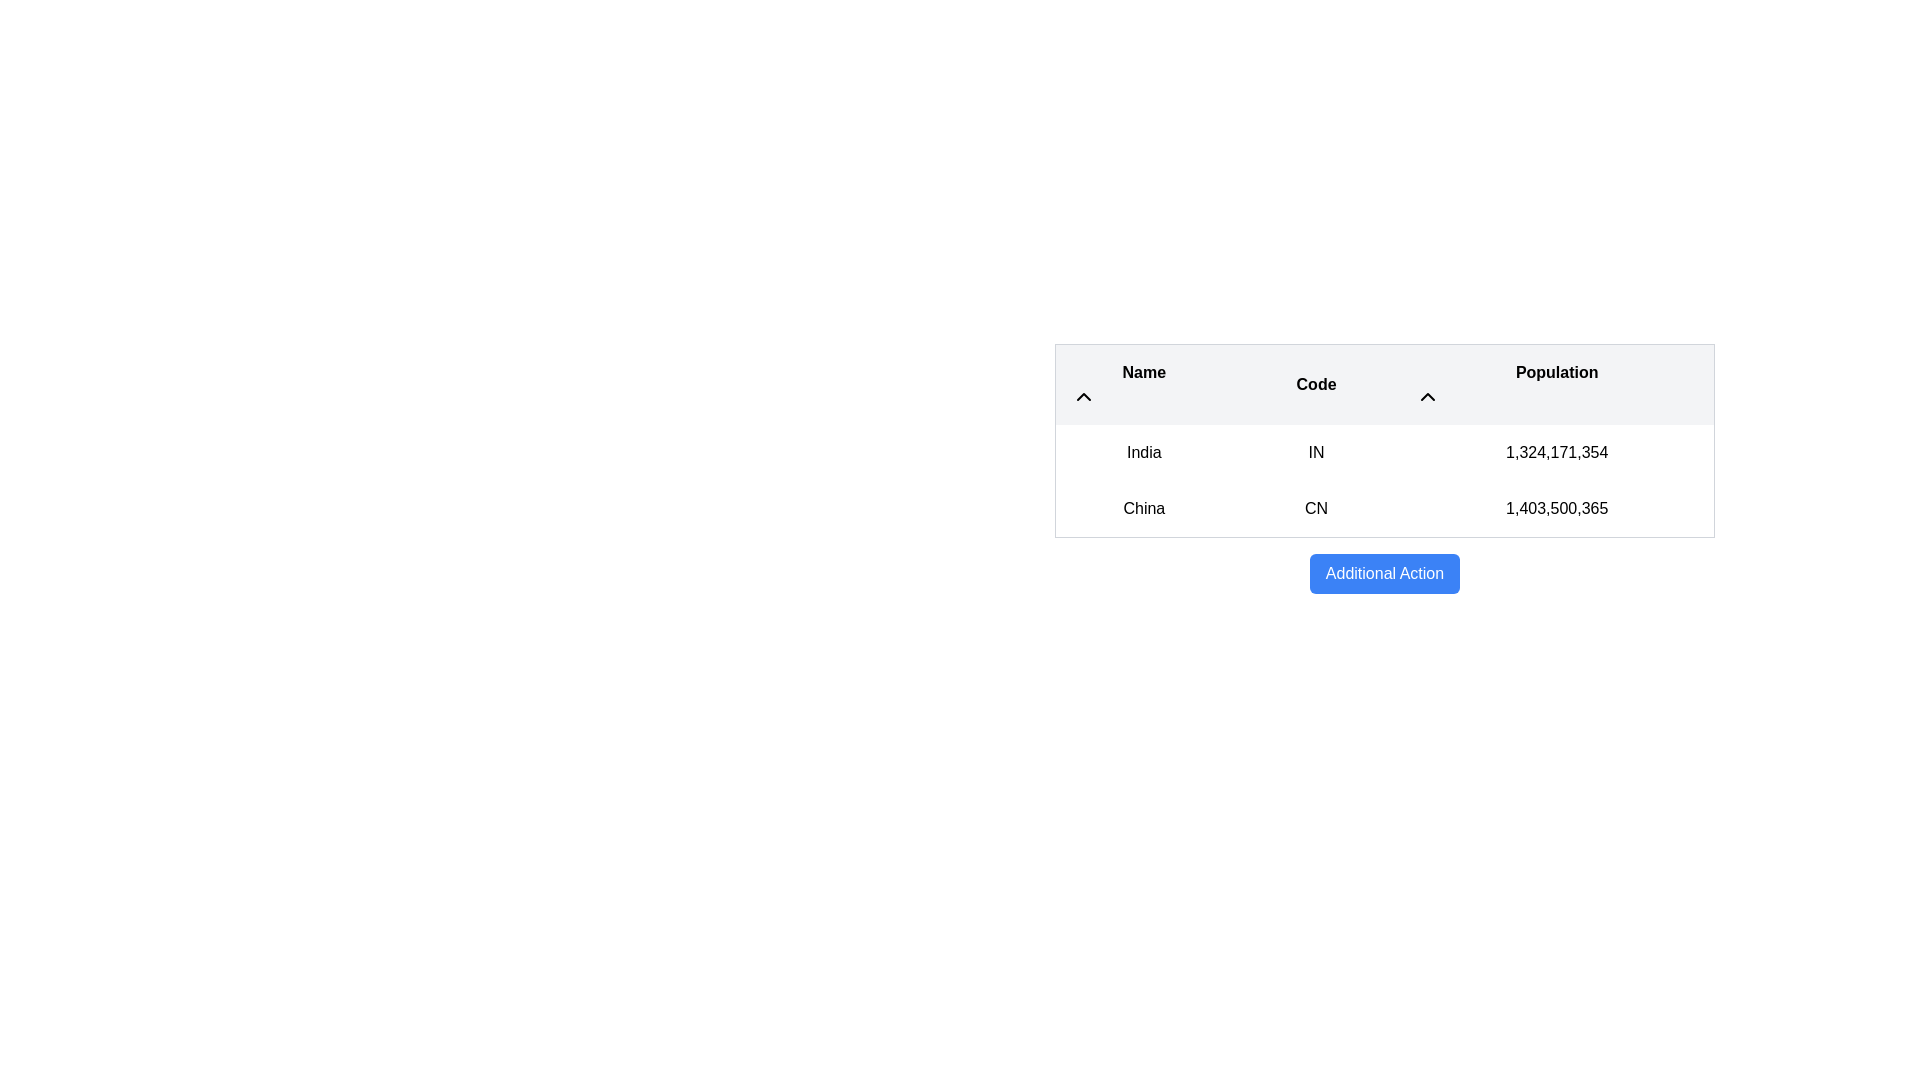  What do you see at coordinates (1316, 384) in the screenshot?
I see `displayed text of the static text label in the second column header that represents 'Code' values in the table` at bounding box center [1316, 384].